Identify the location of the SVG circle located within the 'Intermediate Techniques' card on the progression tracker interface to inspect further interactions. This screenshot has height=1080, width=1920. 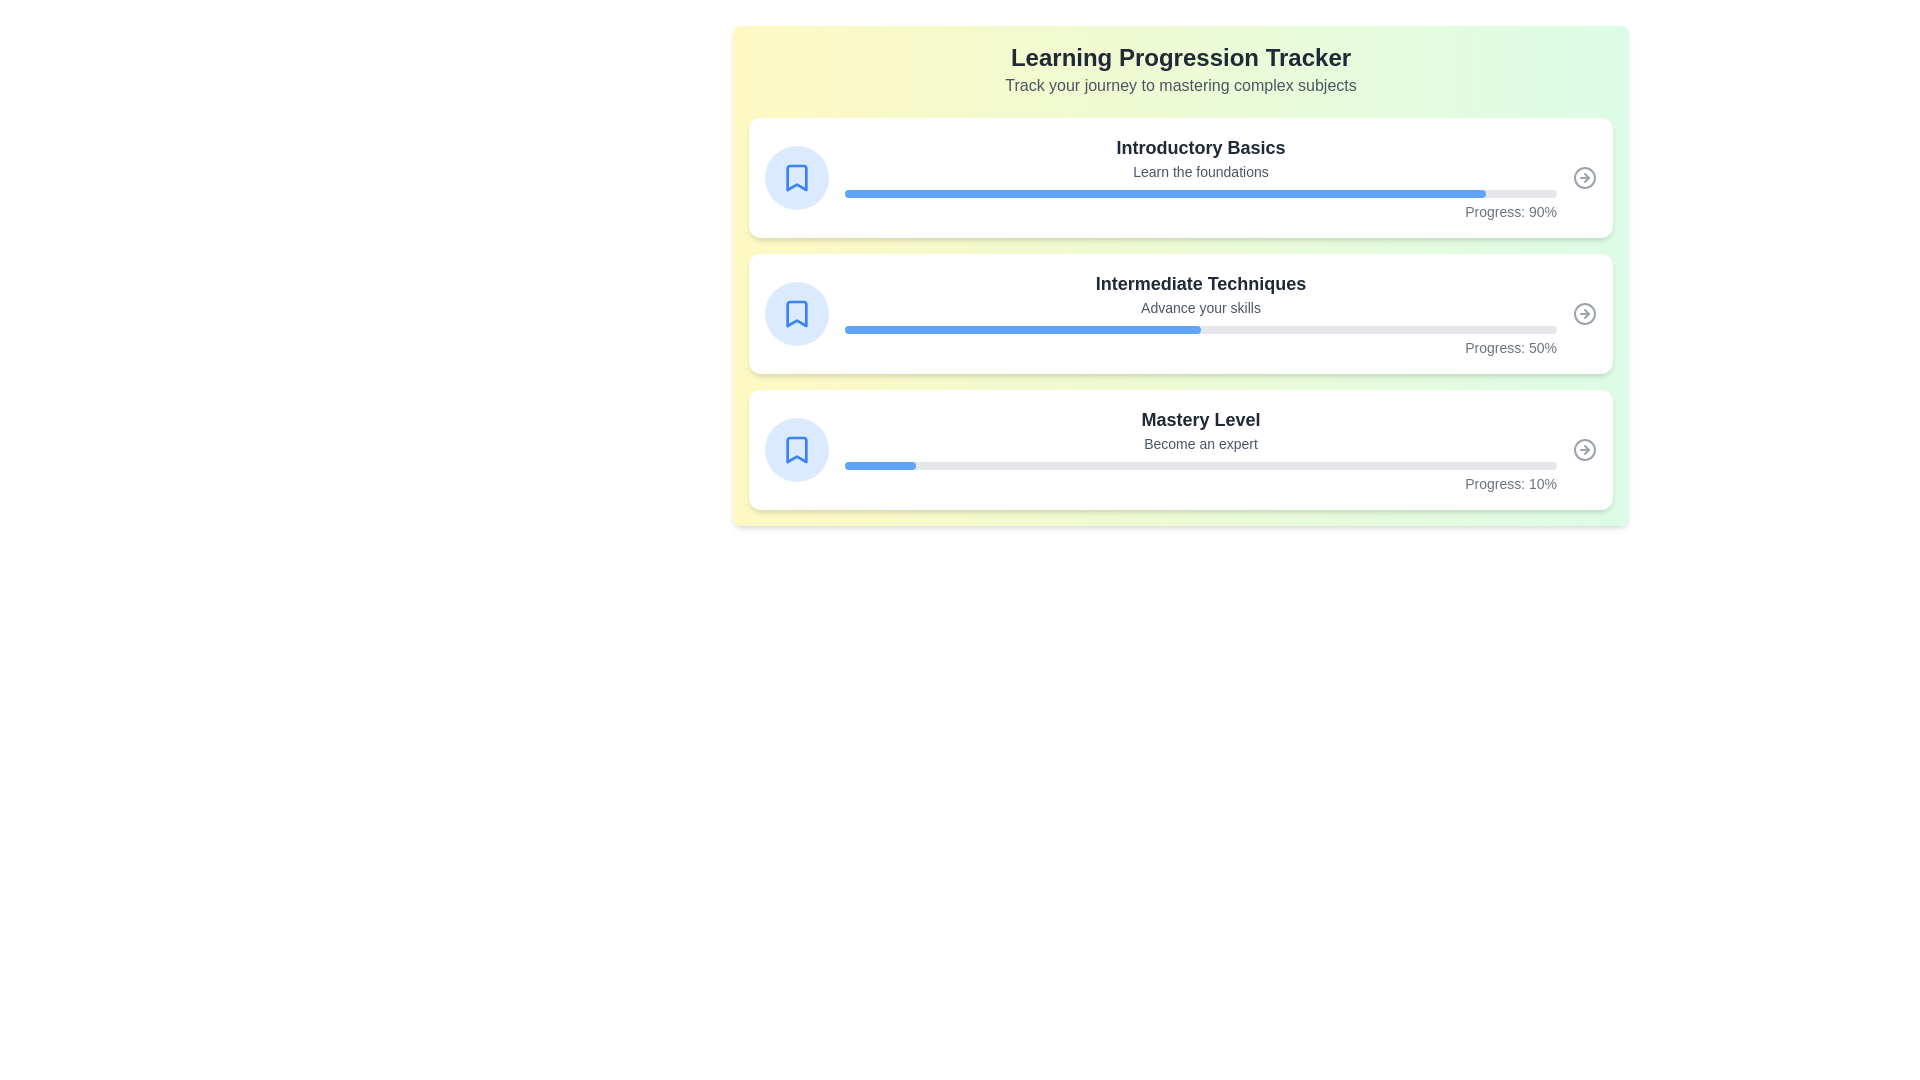
(1583, 313).